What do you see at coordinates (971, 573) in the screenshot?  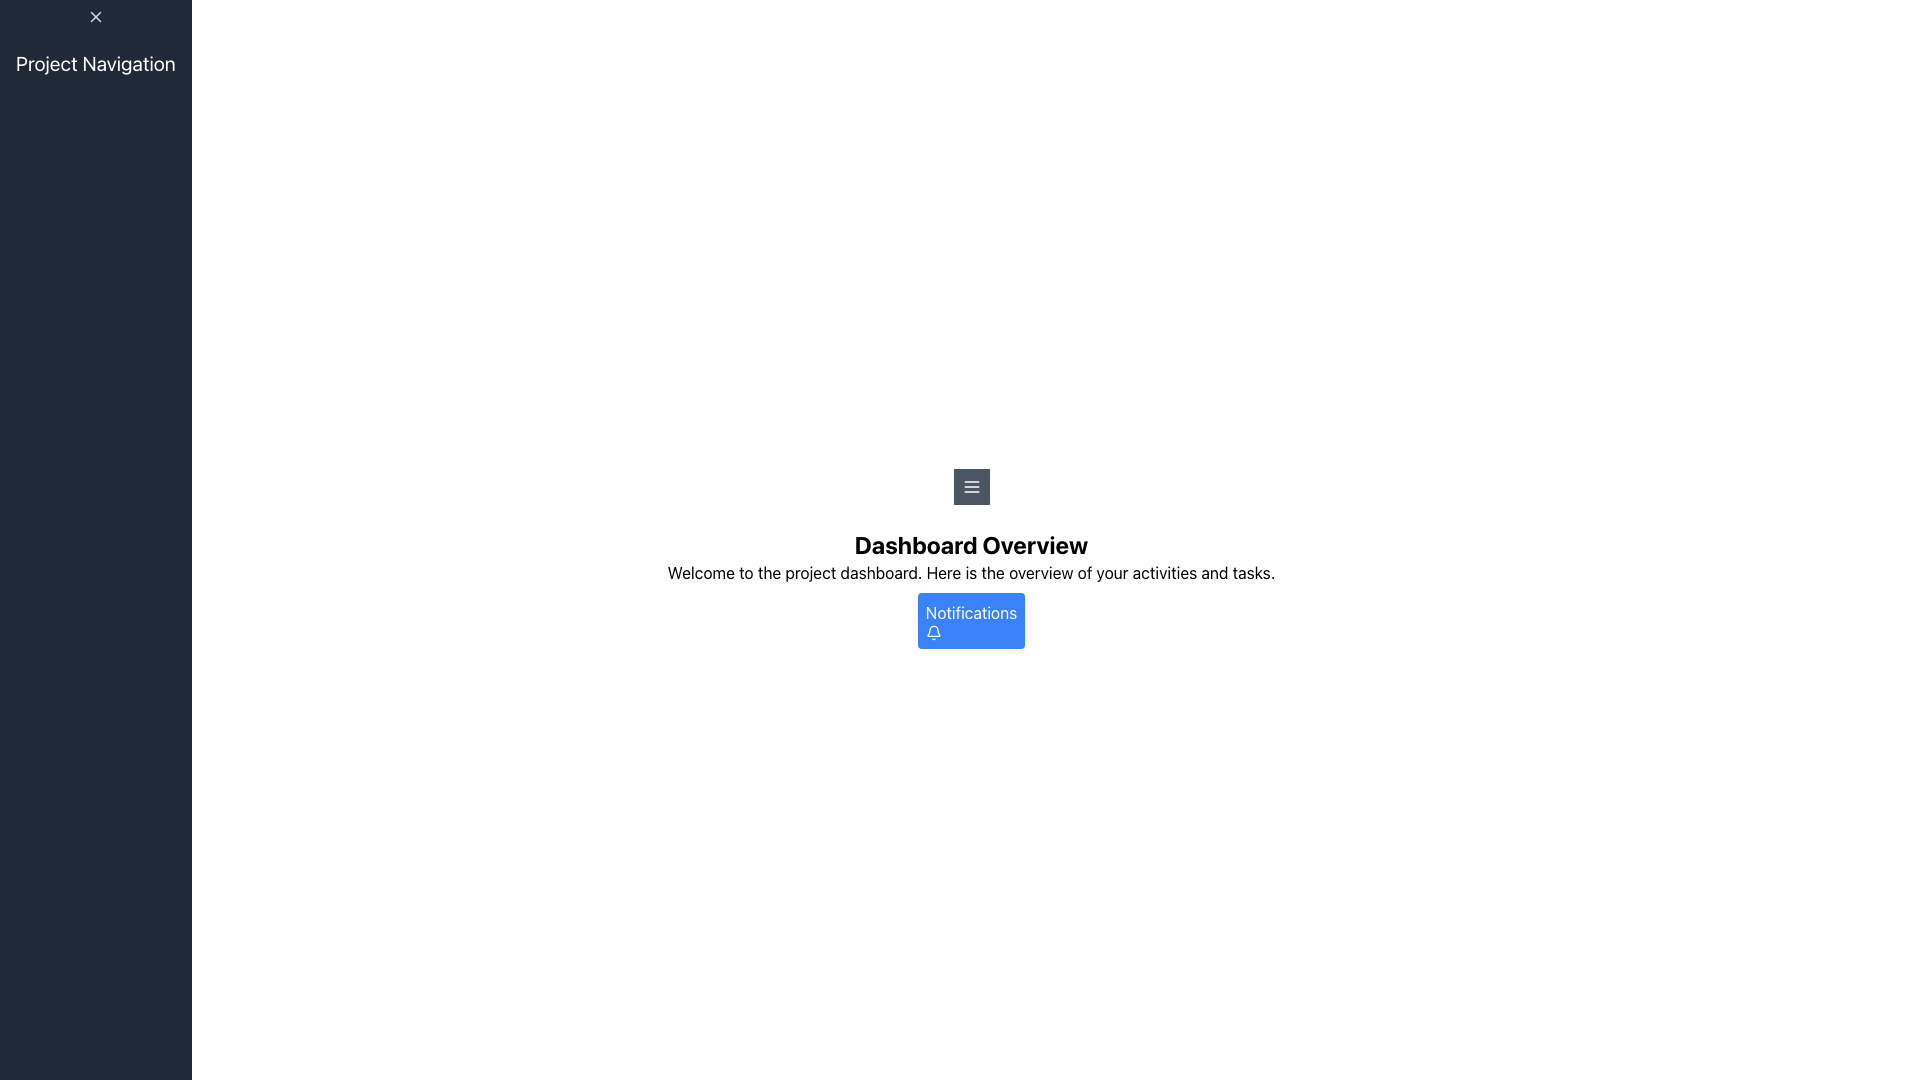 I see `the static text field that provides a welcoming overview of the dashboard's purpose and functionality, located above the 'Notifications' button` at bounding box center [971, 573].